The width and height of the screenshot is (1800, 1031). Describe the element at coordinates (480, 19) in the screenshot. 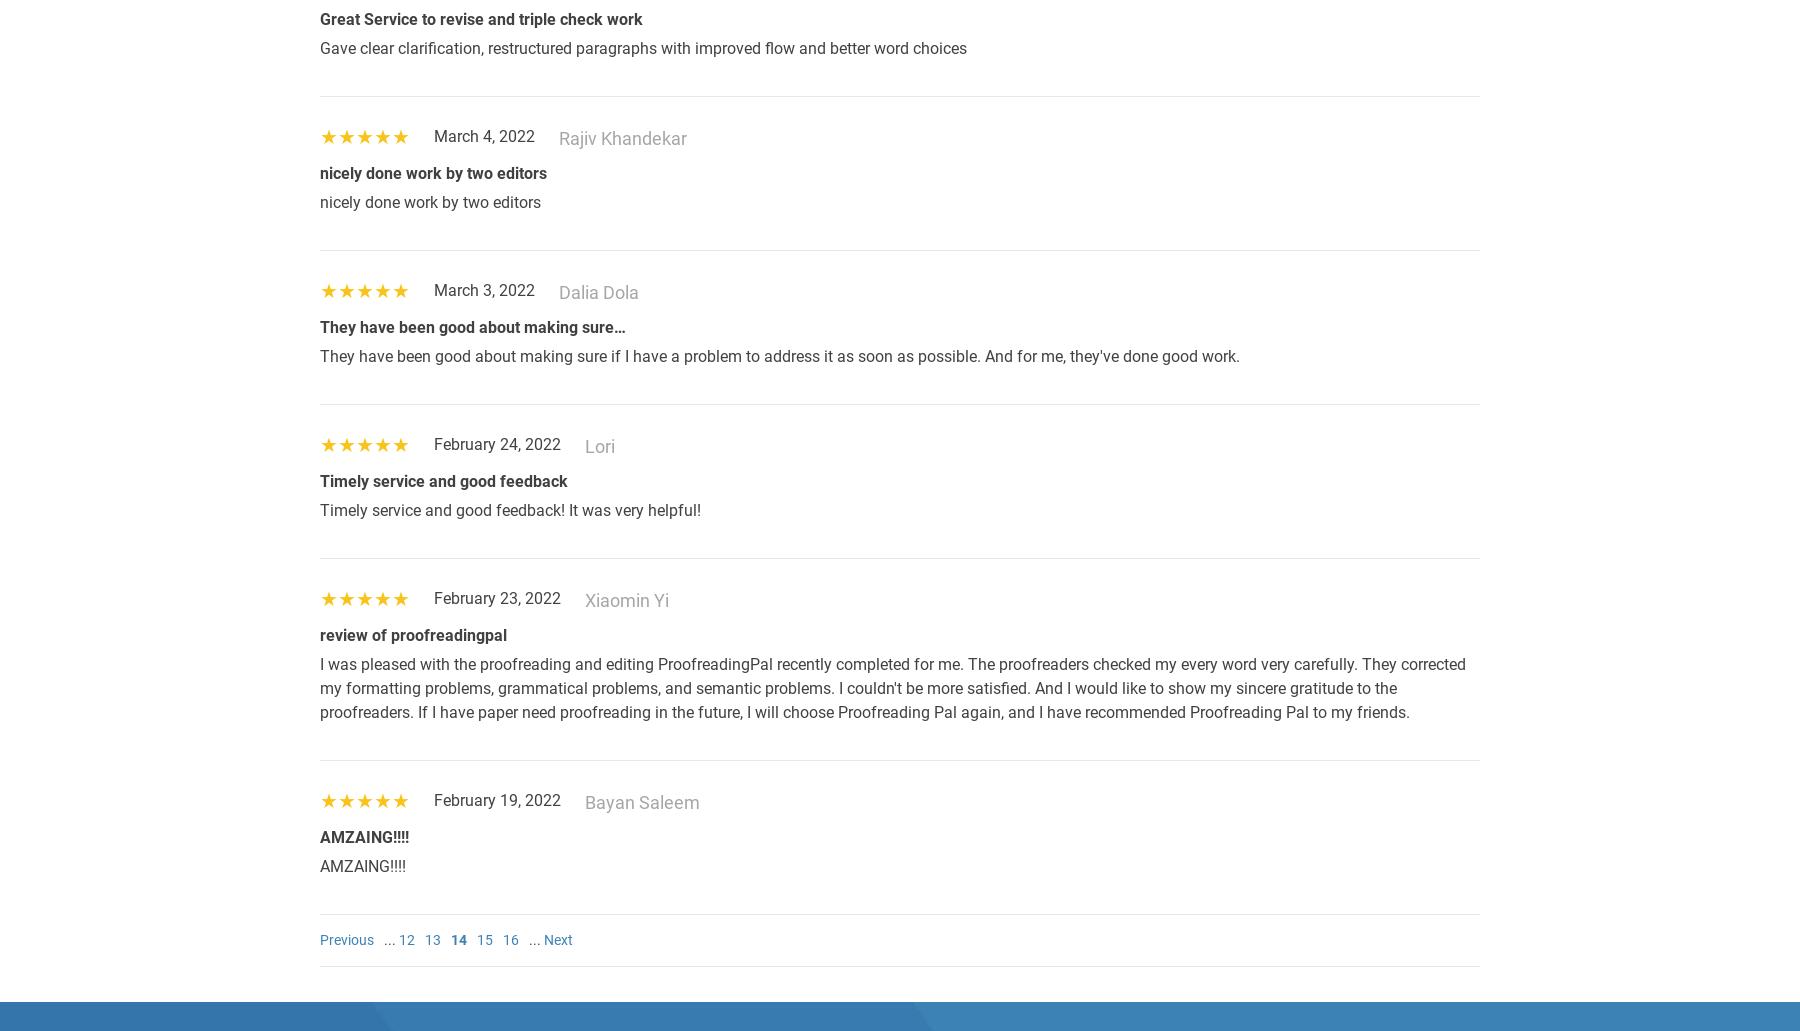

I see `'Great Service to revise and triple check work'` at that location.